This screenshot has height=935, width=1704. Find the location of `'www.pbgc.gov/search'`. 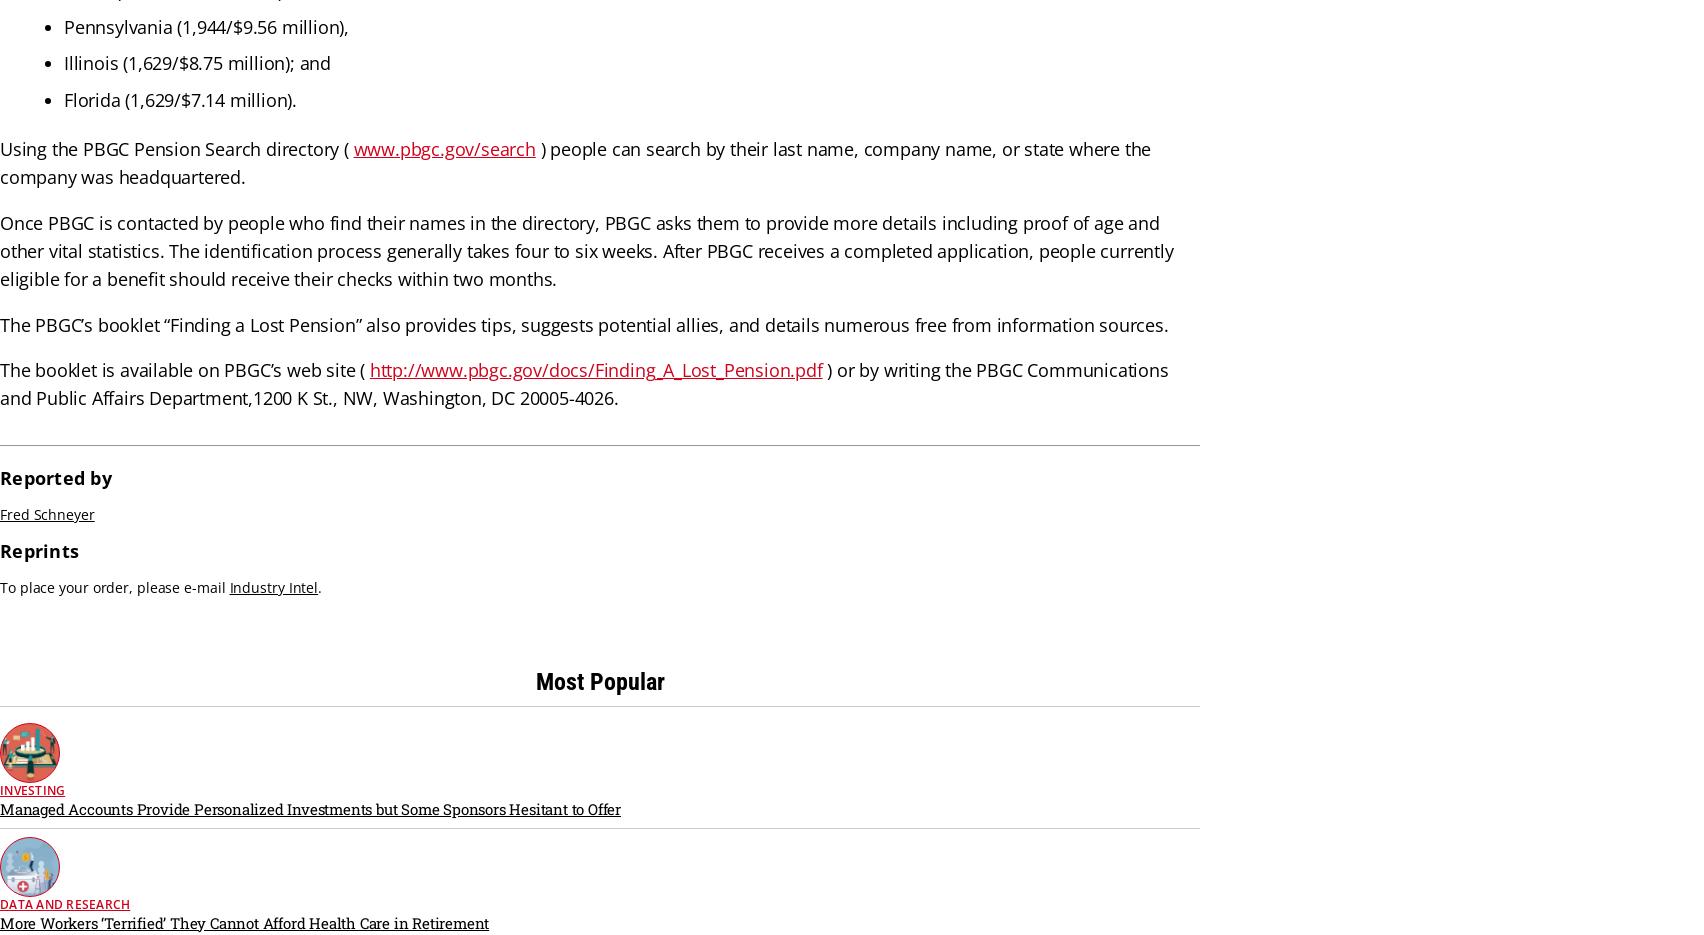

'www.pbgc.gov/search' is located at coordinates (444, 149).